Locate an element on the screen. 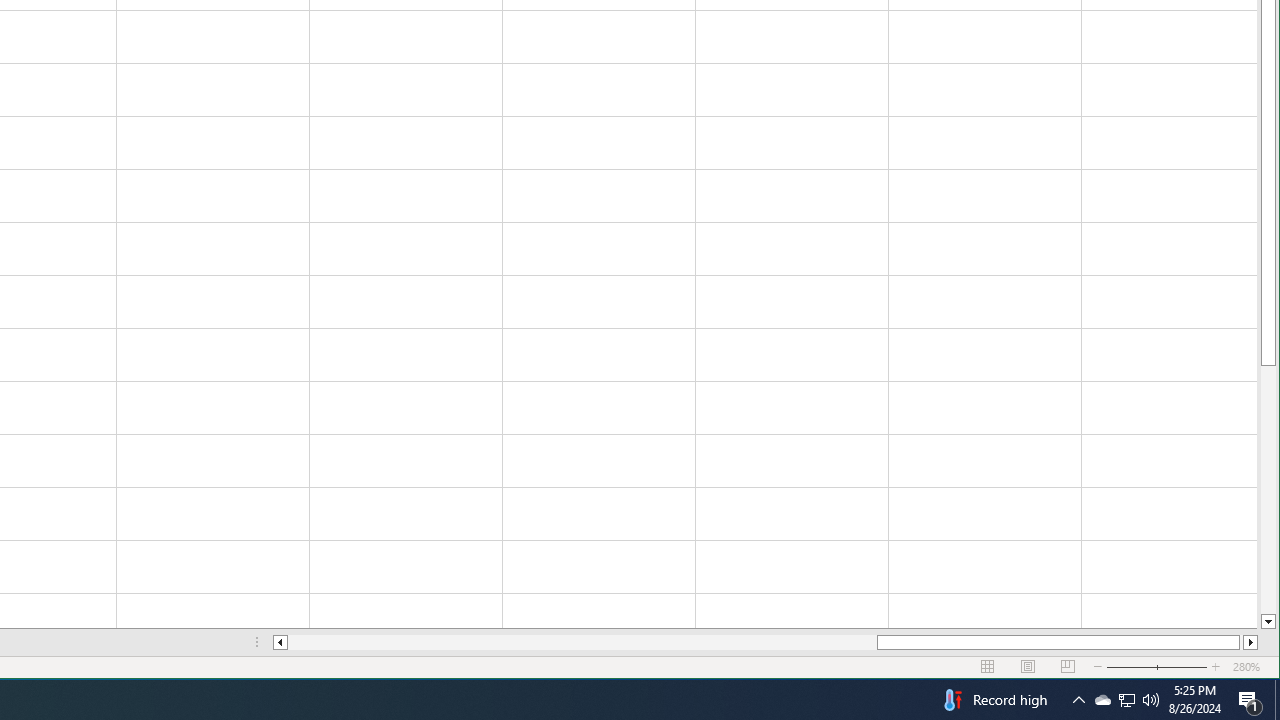 The width and height of the screenshot is (1280, 720). 'Record high' is located at coordinates (993, 698).